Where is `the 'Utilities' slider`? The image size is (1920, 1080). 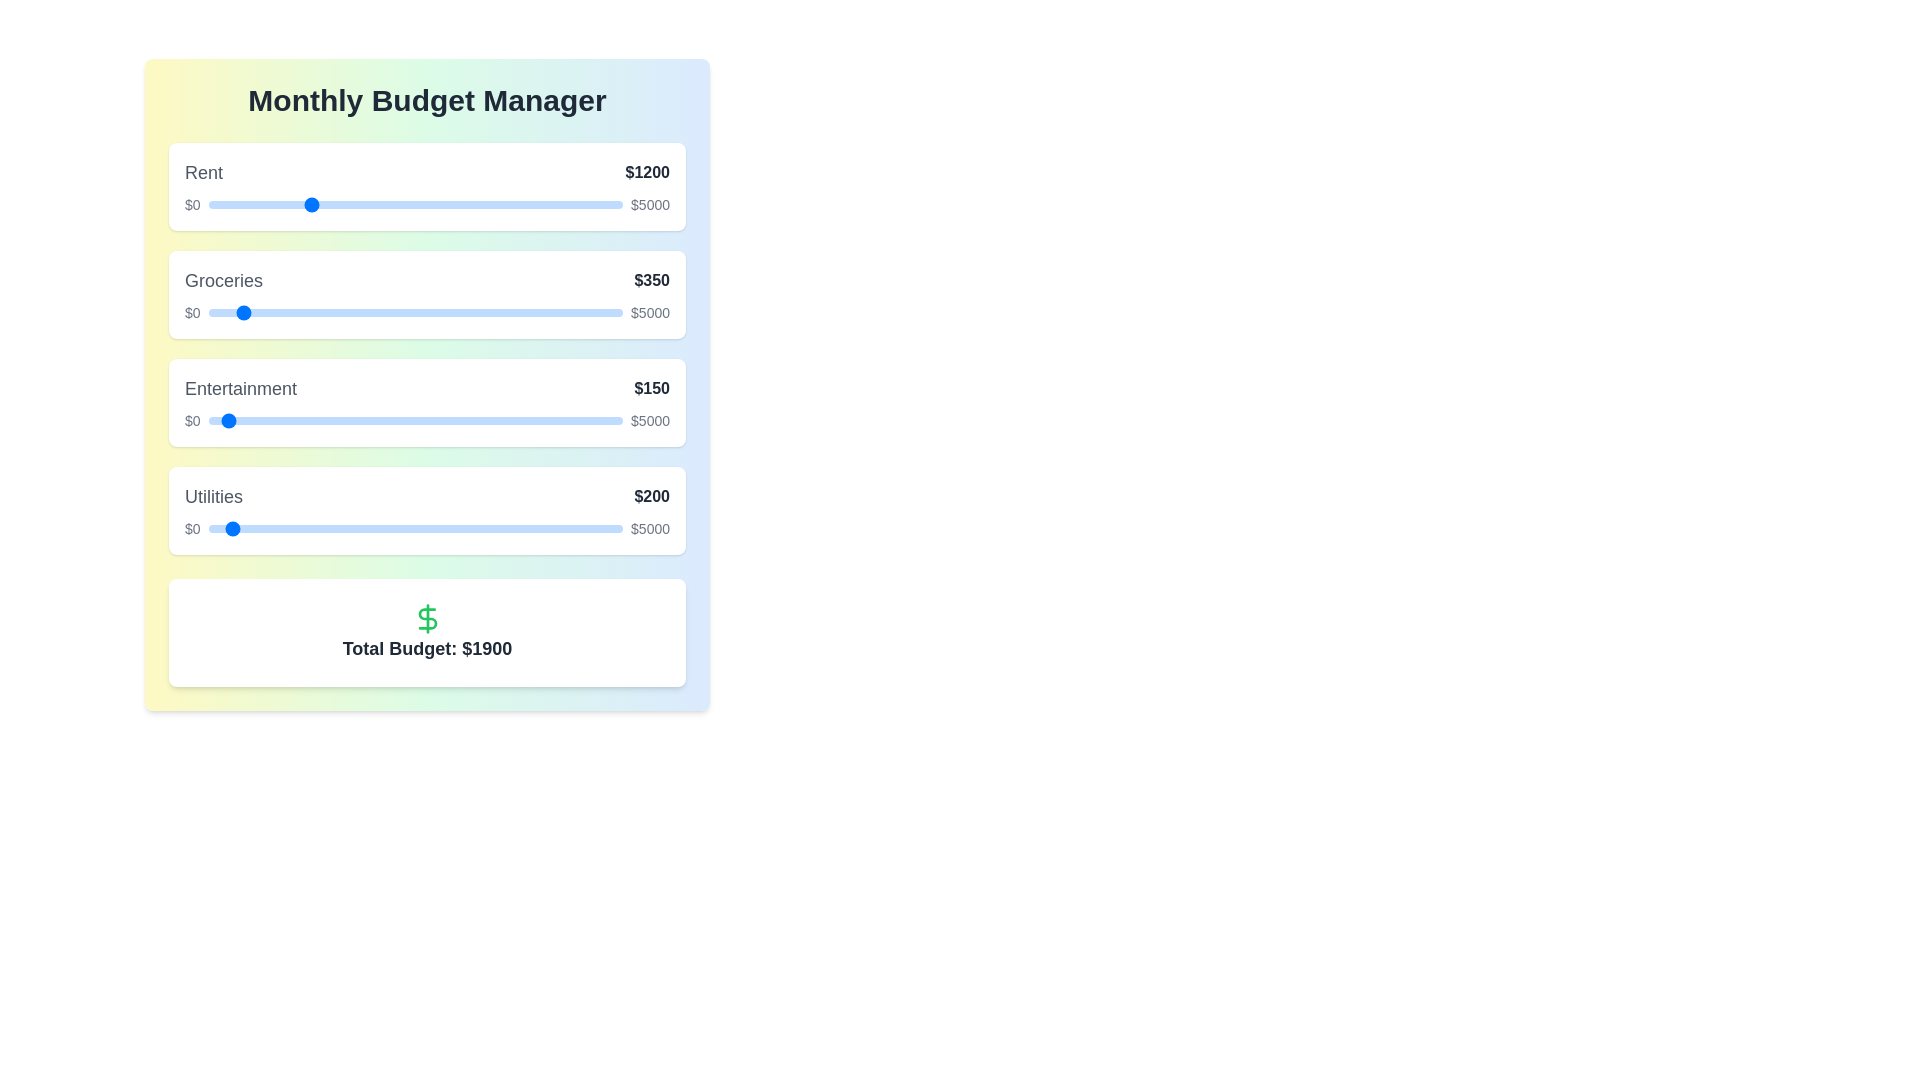 the 'Utilities' slider is located at coordinates (264, 527).